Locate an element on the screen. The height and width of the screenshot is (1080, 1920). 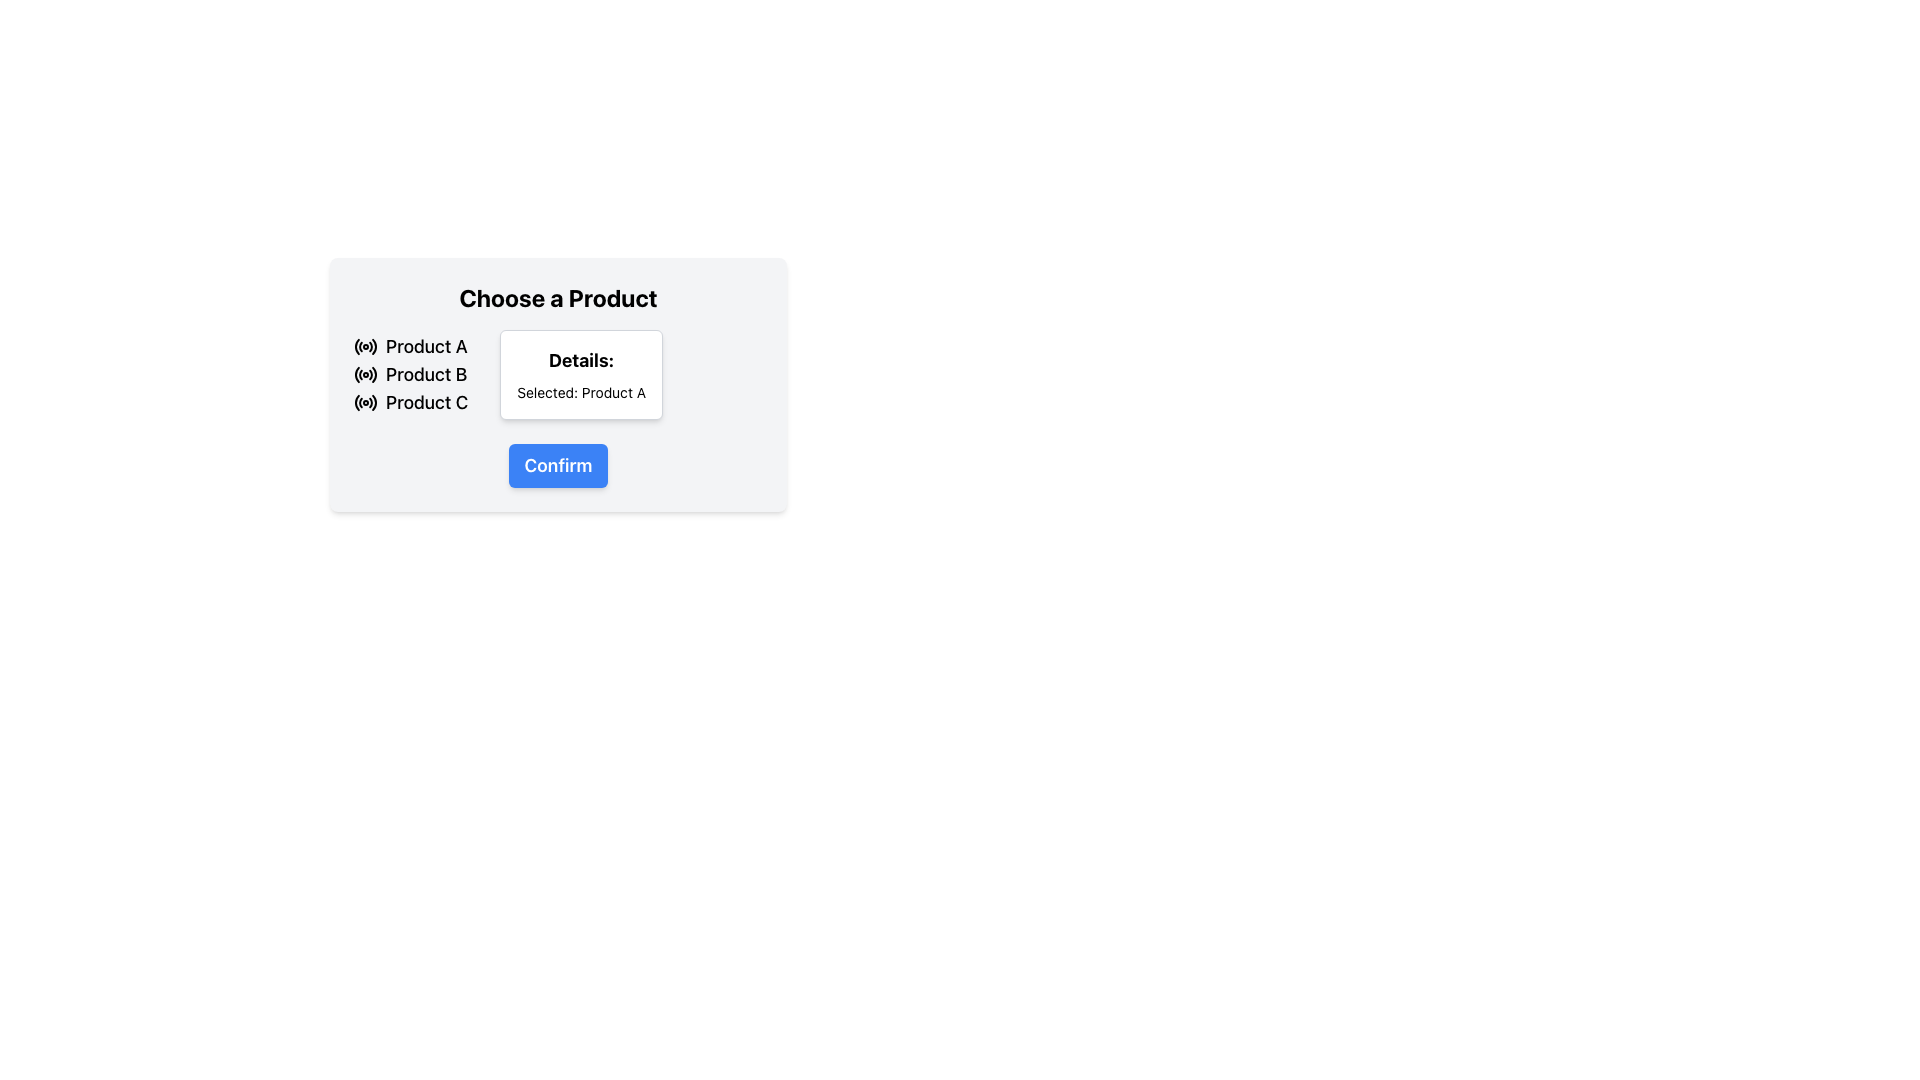
the Icon Fragment, which is a small curved segment of a circular shape that is part of the radio button indicator adjacent to the 'Product B' label is located at coordinates (371, 375).